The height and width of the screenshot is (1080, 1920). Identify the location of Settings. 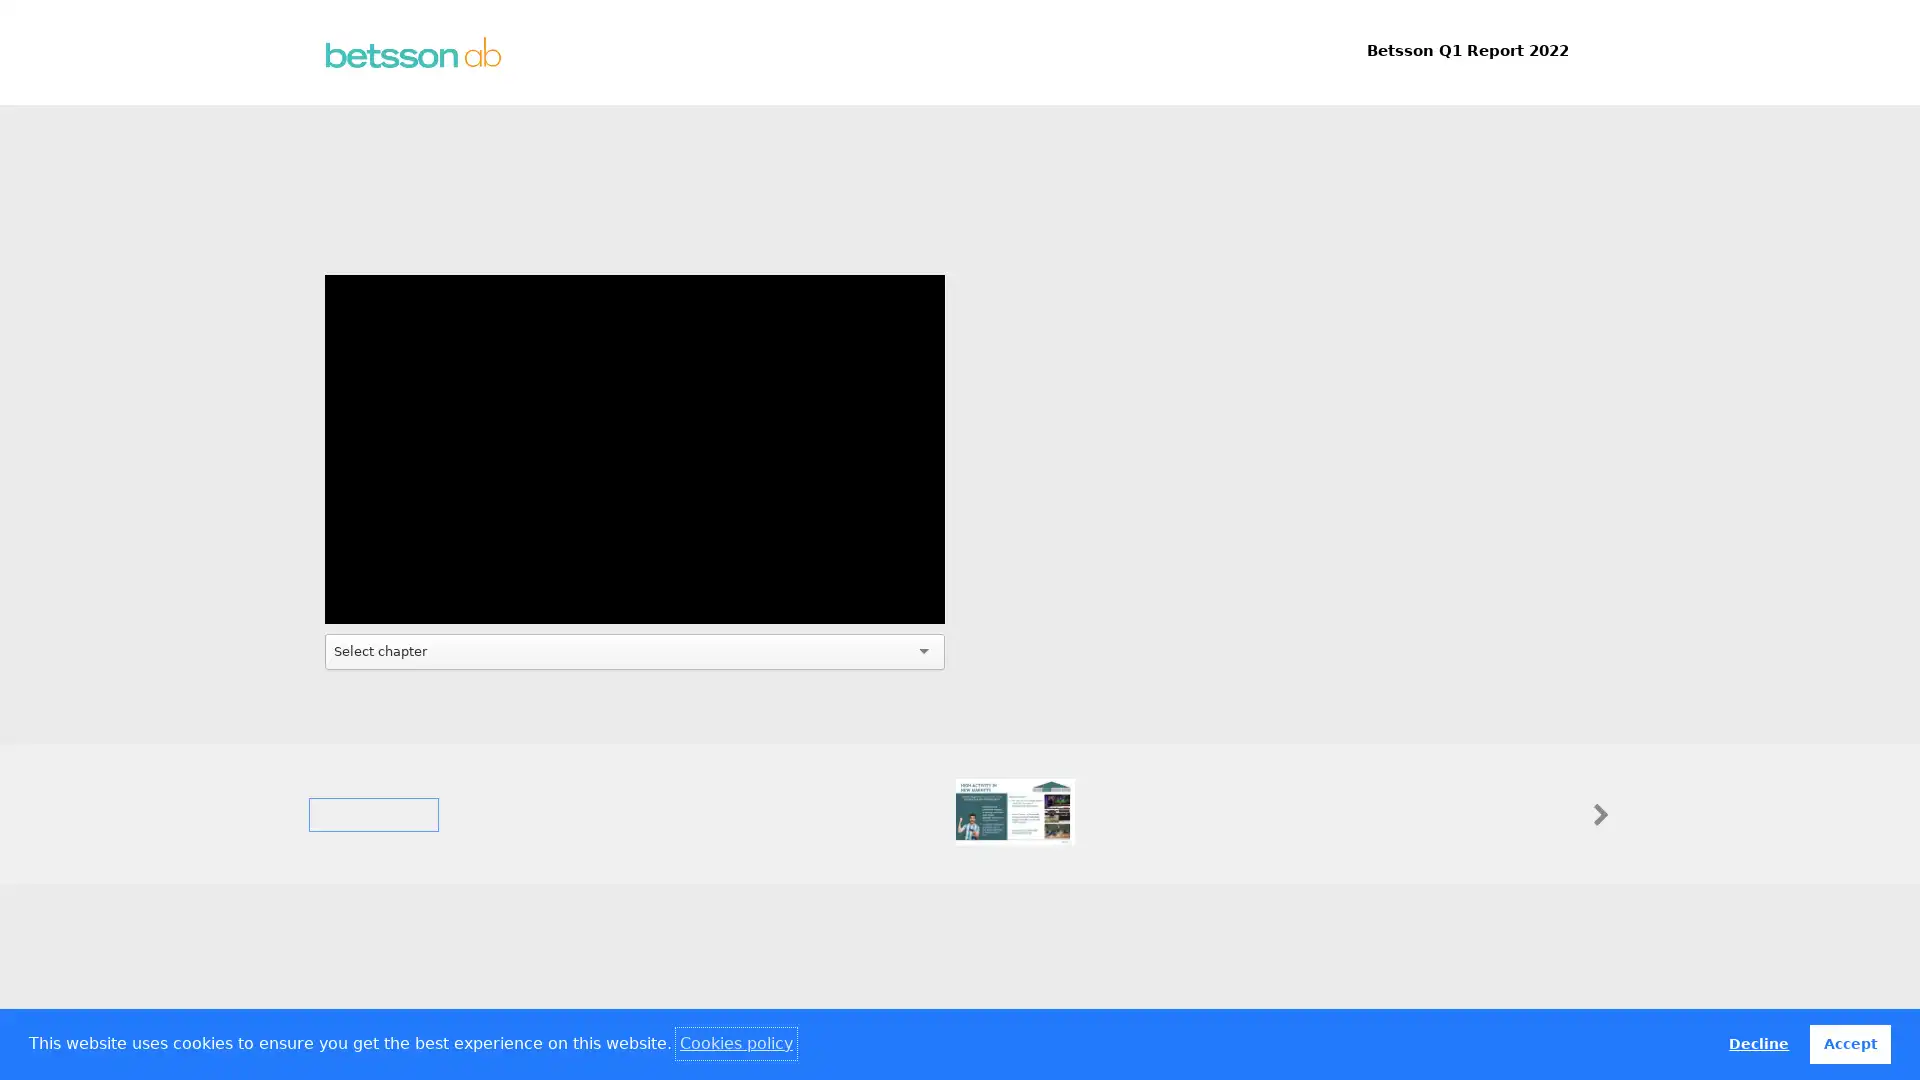
(882, 592).